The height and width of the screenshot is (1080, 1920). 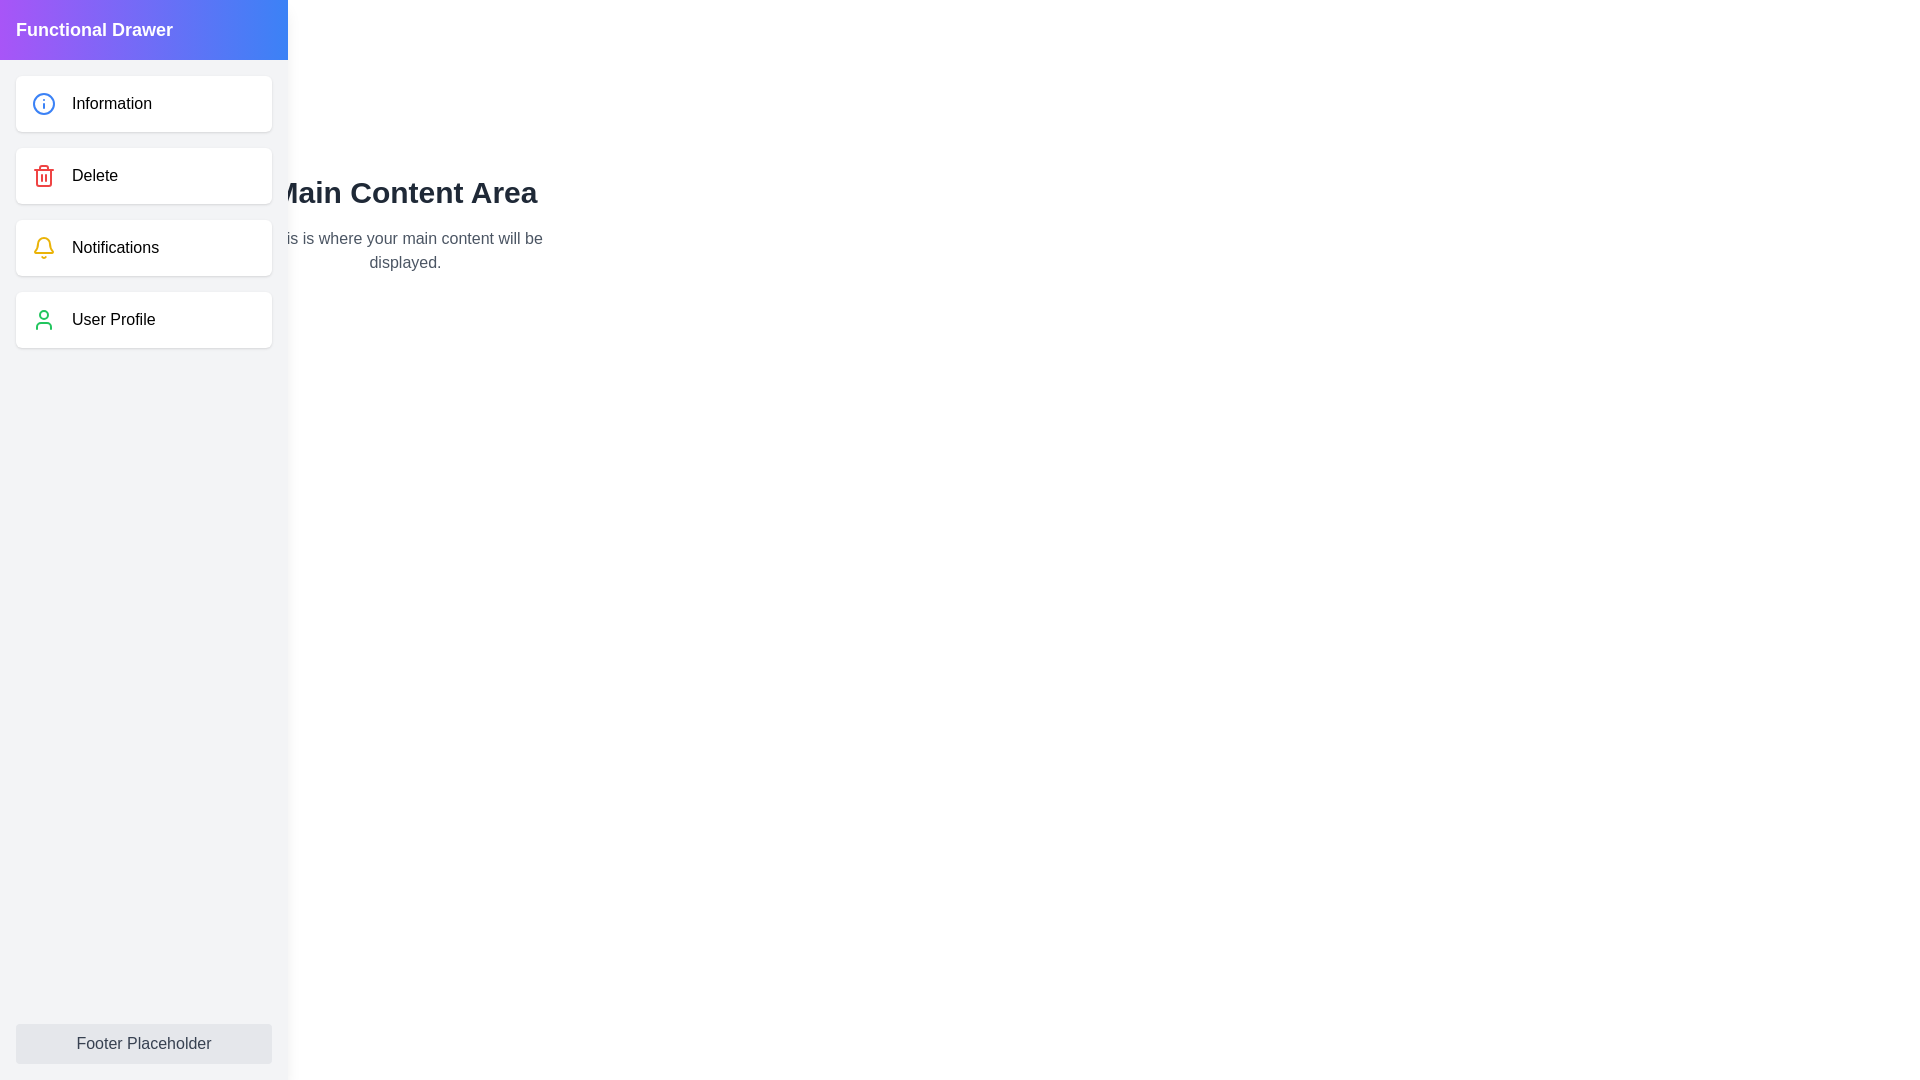 What do you see at coordinates (143, 1043) in the screenshot?
I see `the footer section labeled 'Footer Placeholder' which has a light gray background and is located at the bottom of the left sidebar` at bounding box center [143, 1043].